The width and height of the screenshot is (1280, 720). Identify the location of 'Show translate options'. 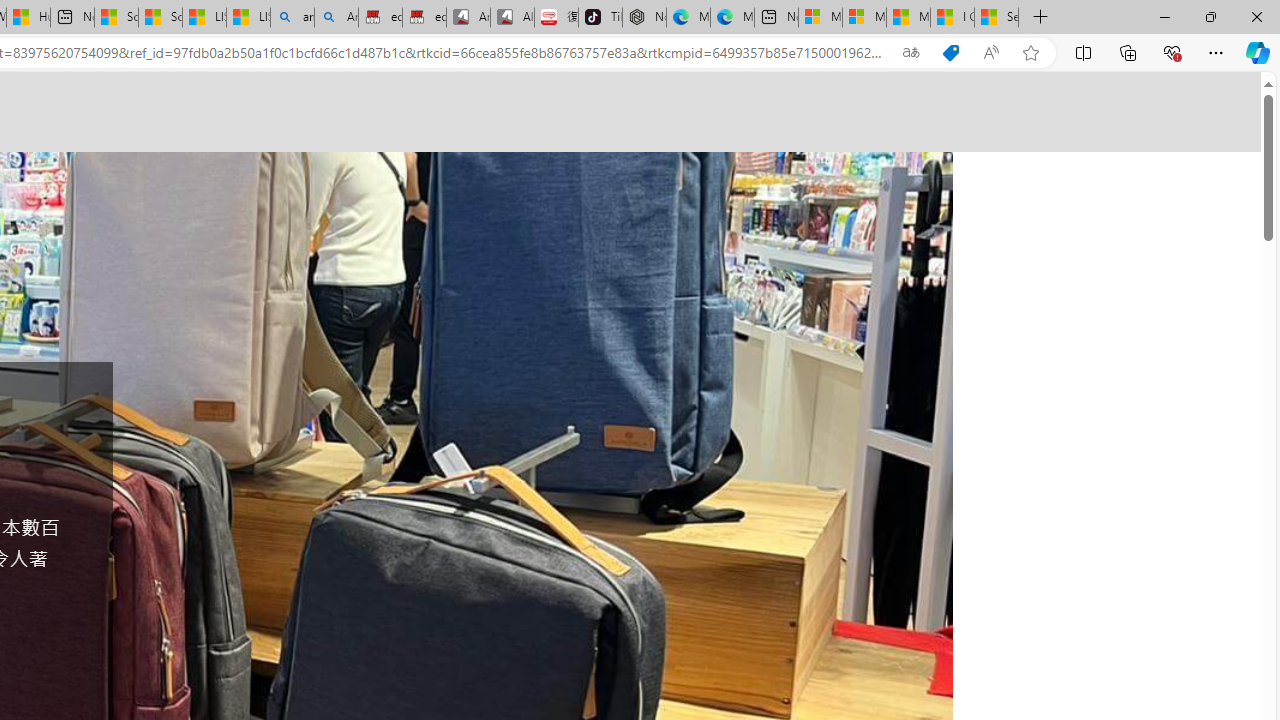
(909, 52).